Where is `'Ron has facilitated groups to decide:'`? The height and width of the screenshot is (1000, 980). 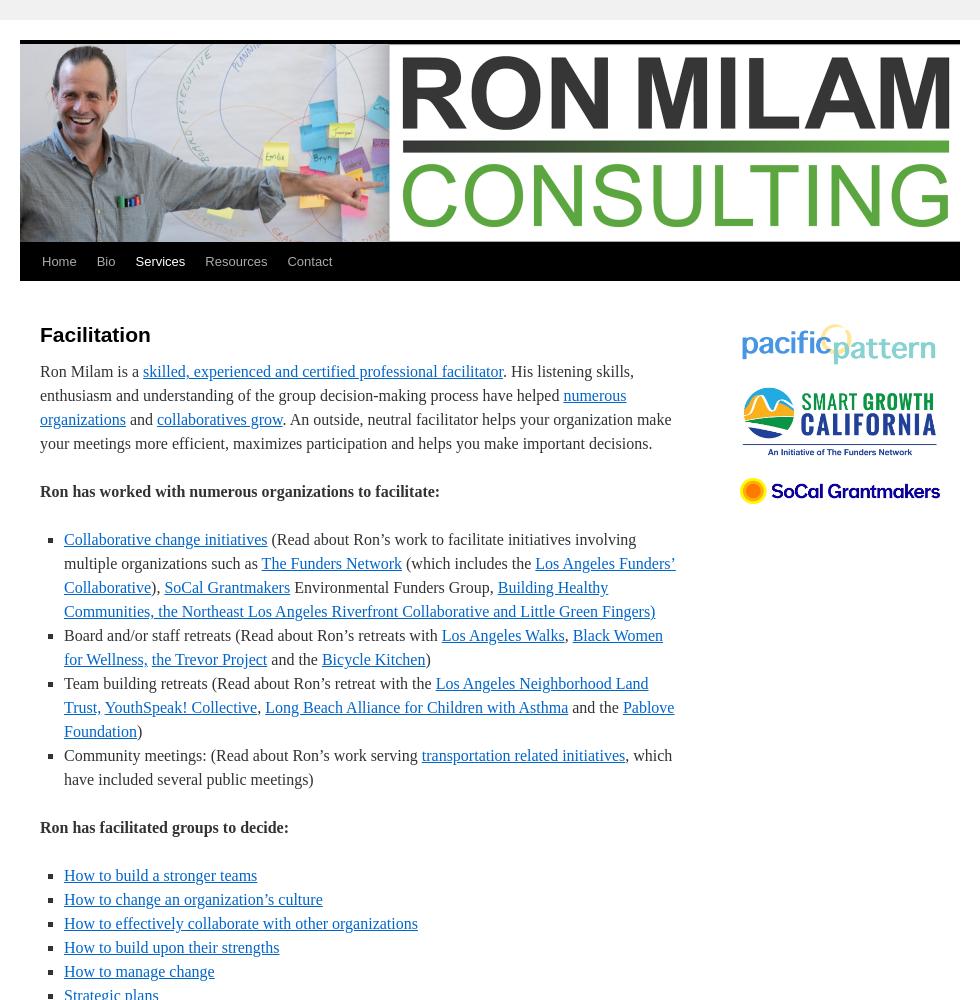 'Ron has facilitated groups to decide:' is located at coordinates (166, 826).